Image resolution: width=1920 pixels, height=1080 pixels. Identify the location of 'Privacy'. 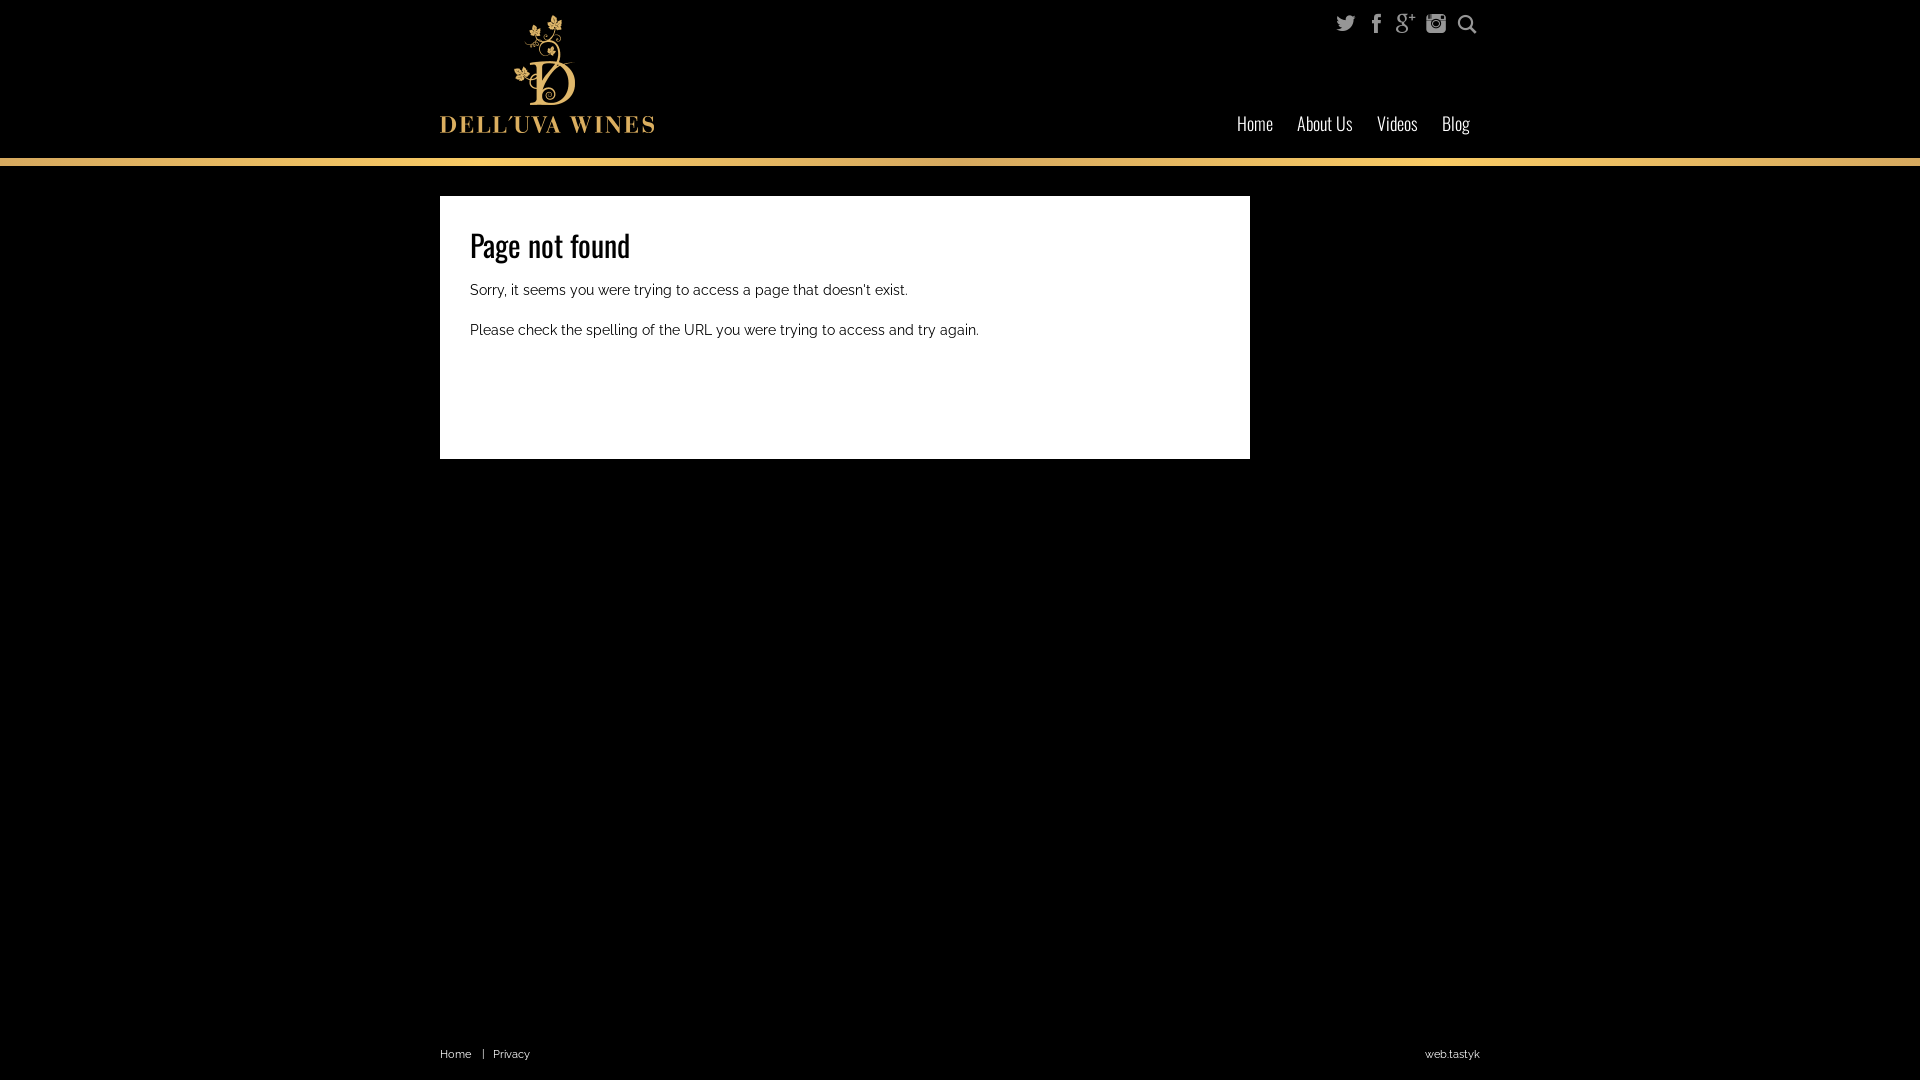
(511, 1053).